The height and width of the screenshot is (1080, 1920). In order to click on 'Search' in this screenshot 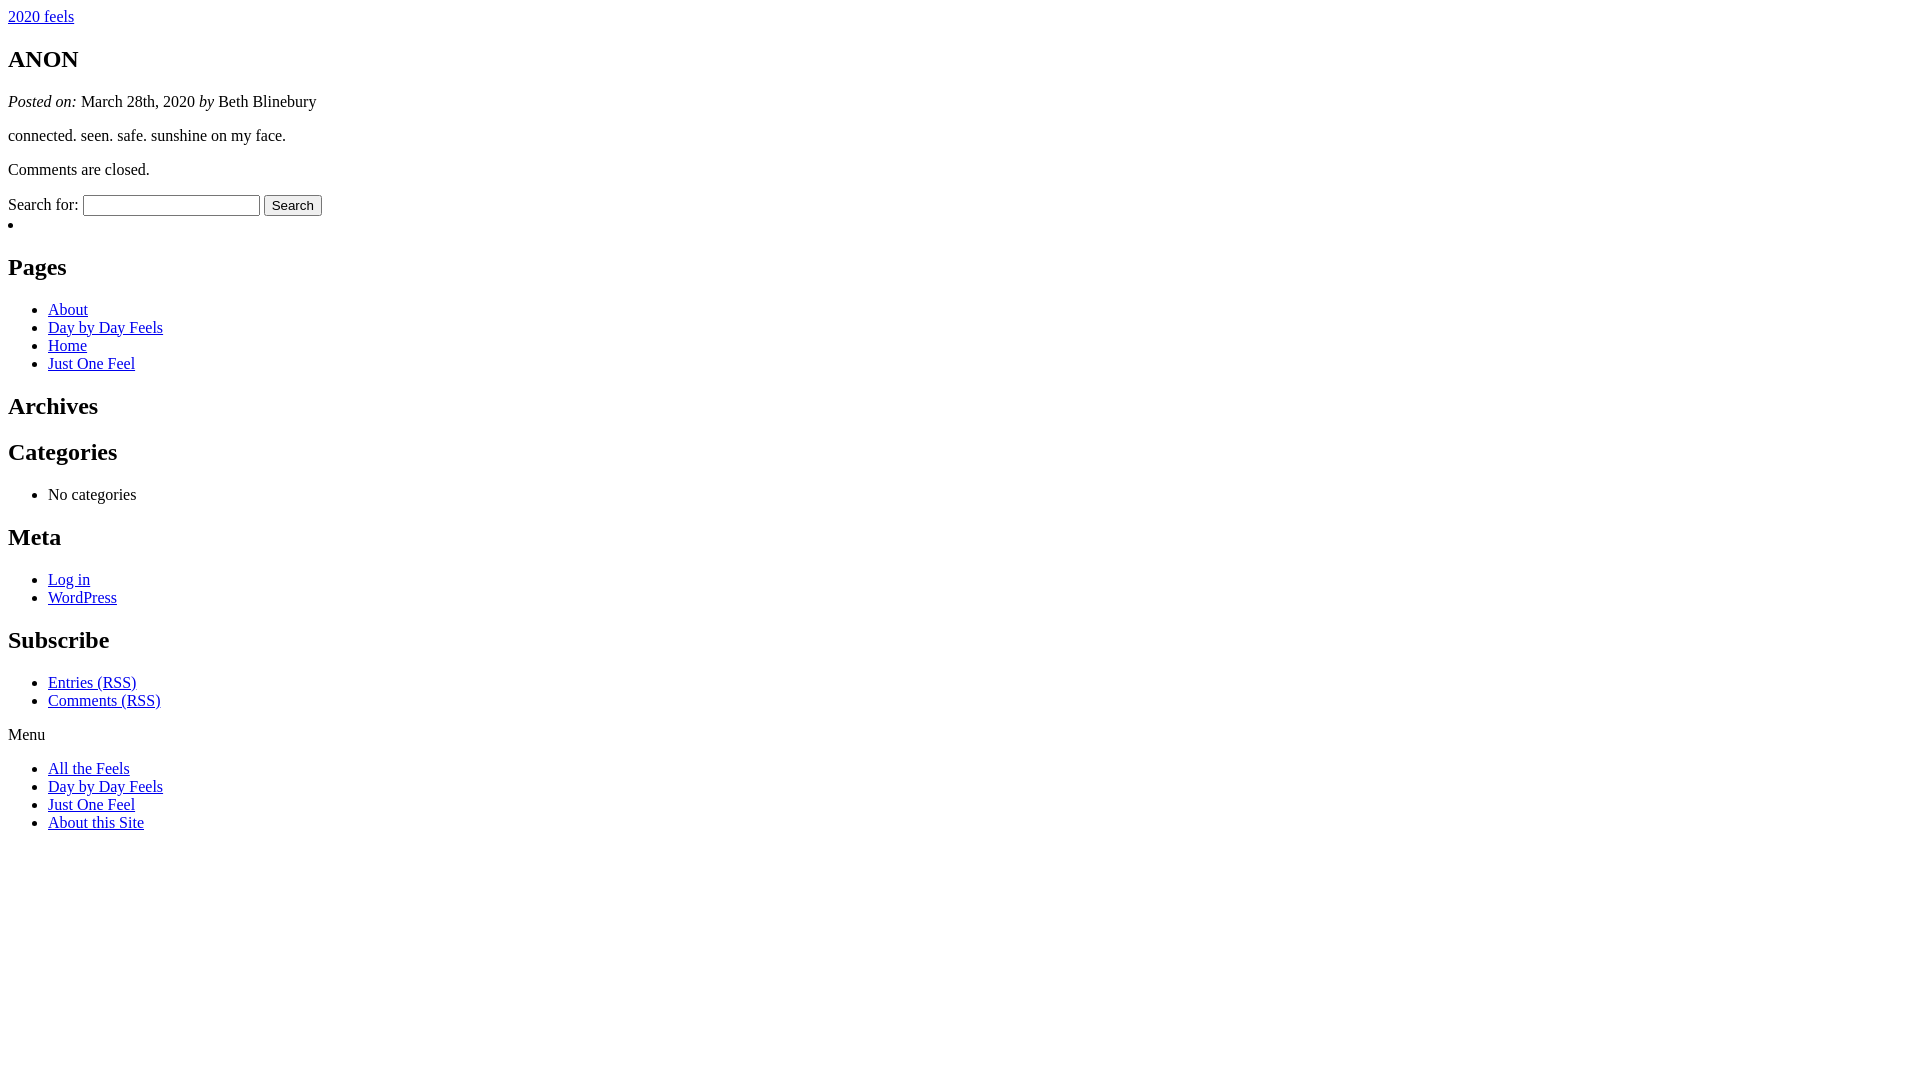, I will do `click(291, 205)`.